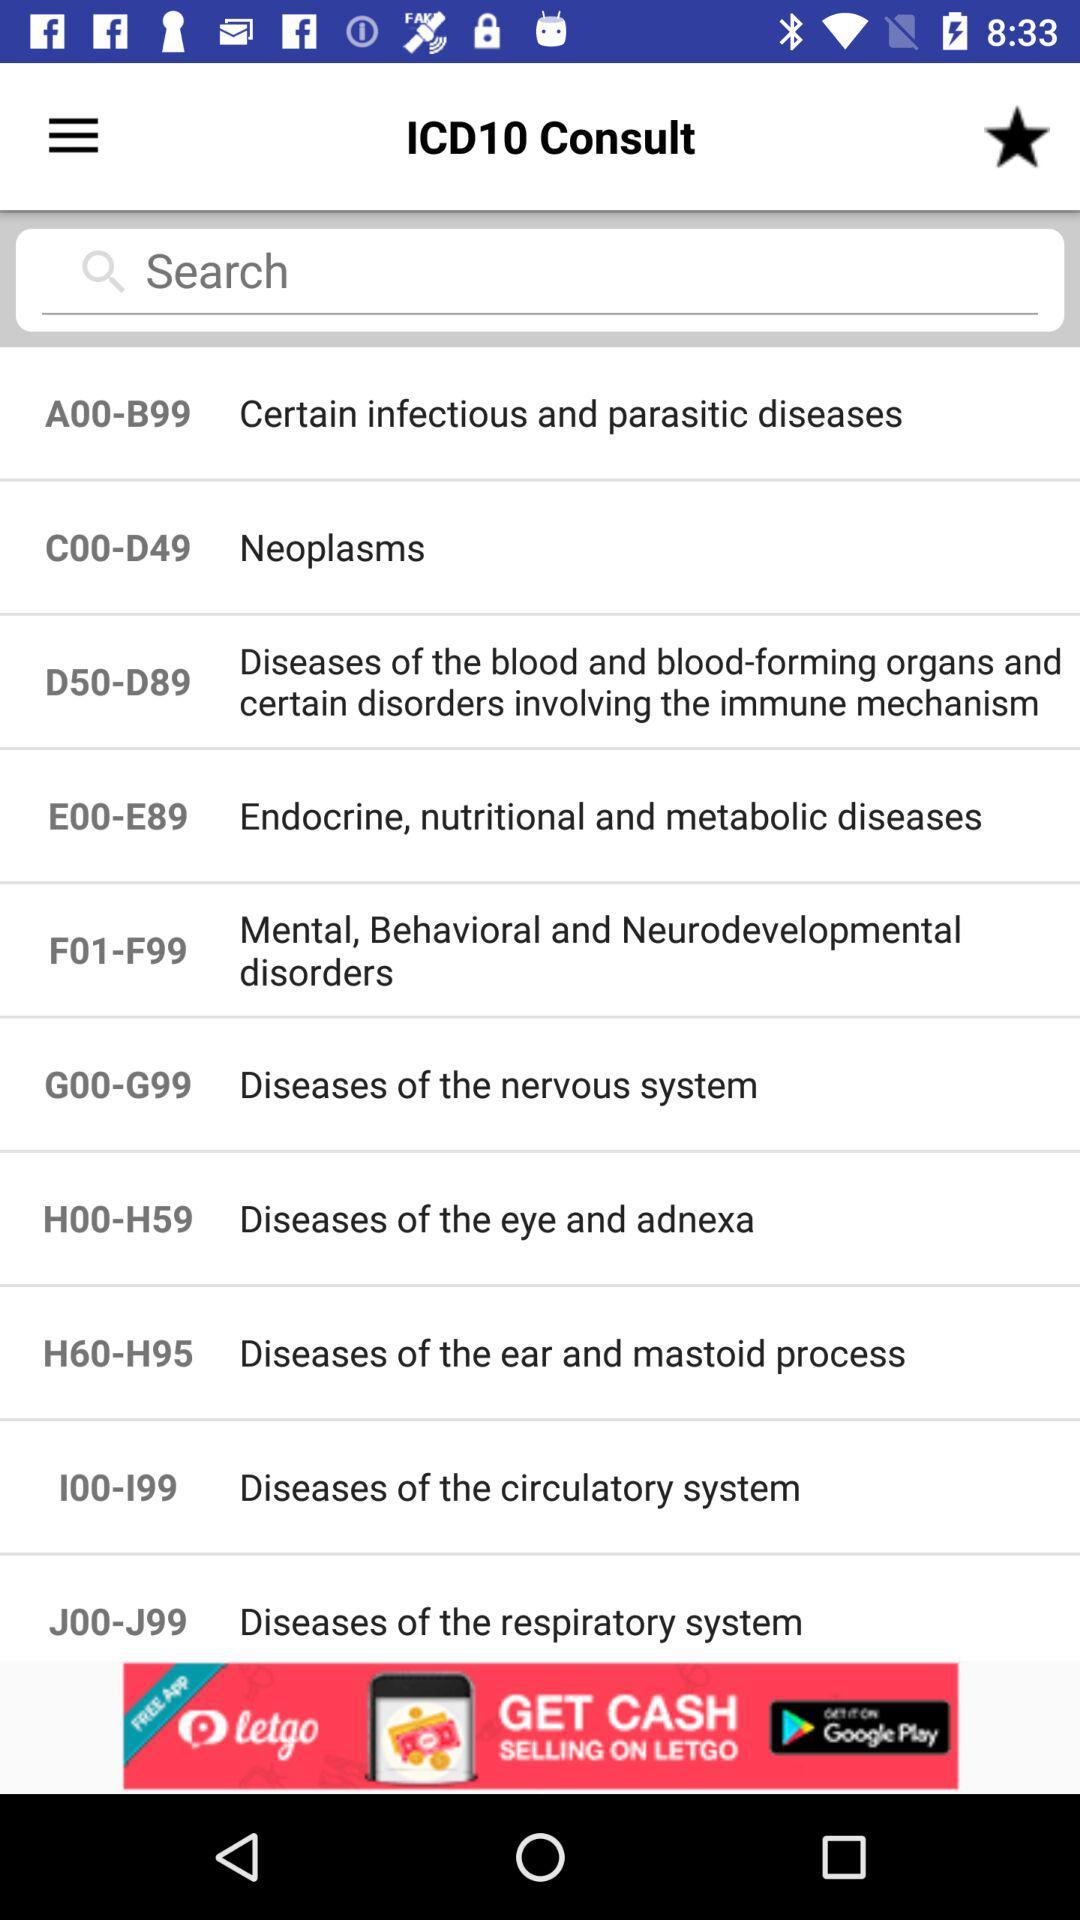 This screenshot has height=1920, width=1080. What do you see at coordinates (118, 411) in the screenshot?
I see `item above the c00-d49` at bounding box center [118, 411].